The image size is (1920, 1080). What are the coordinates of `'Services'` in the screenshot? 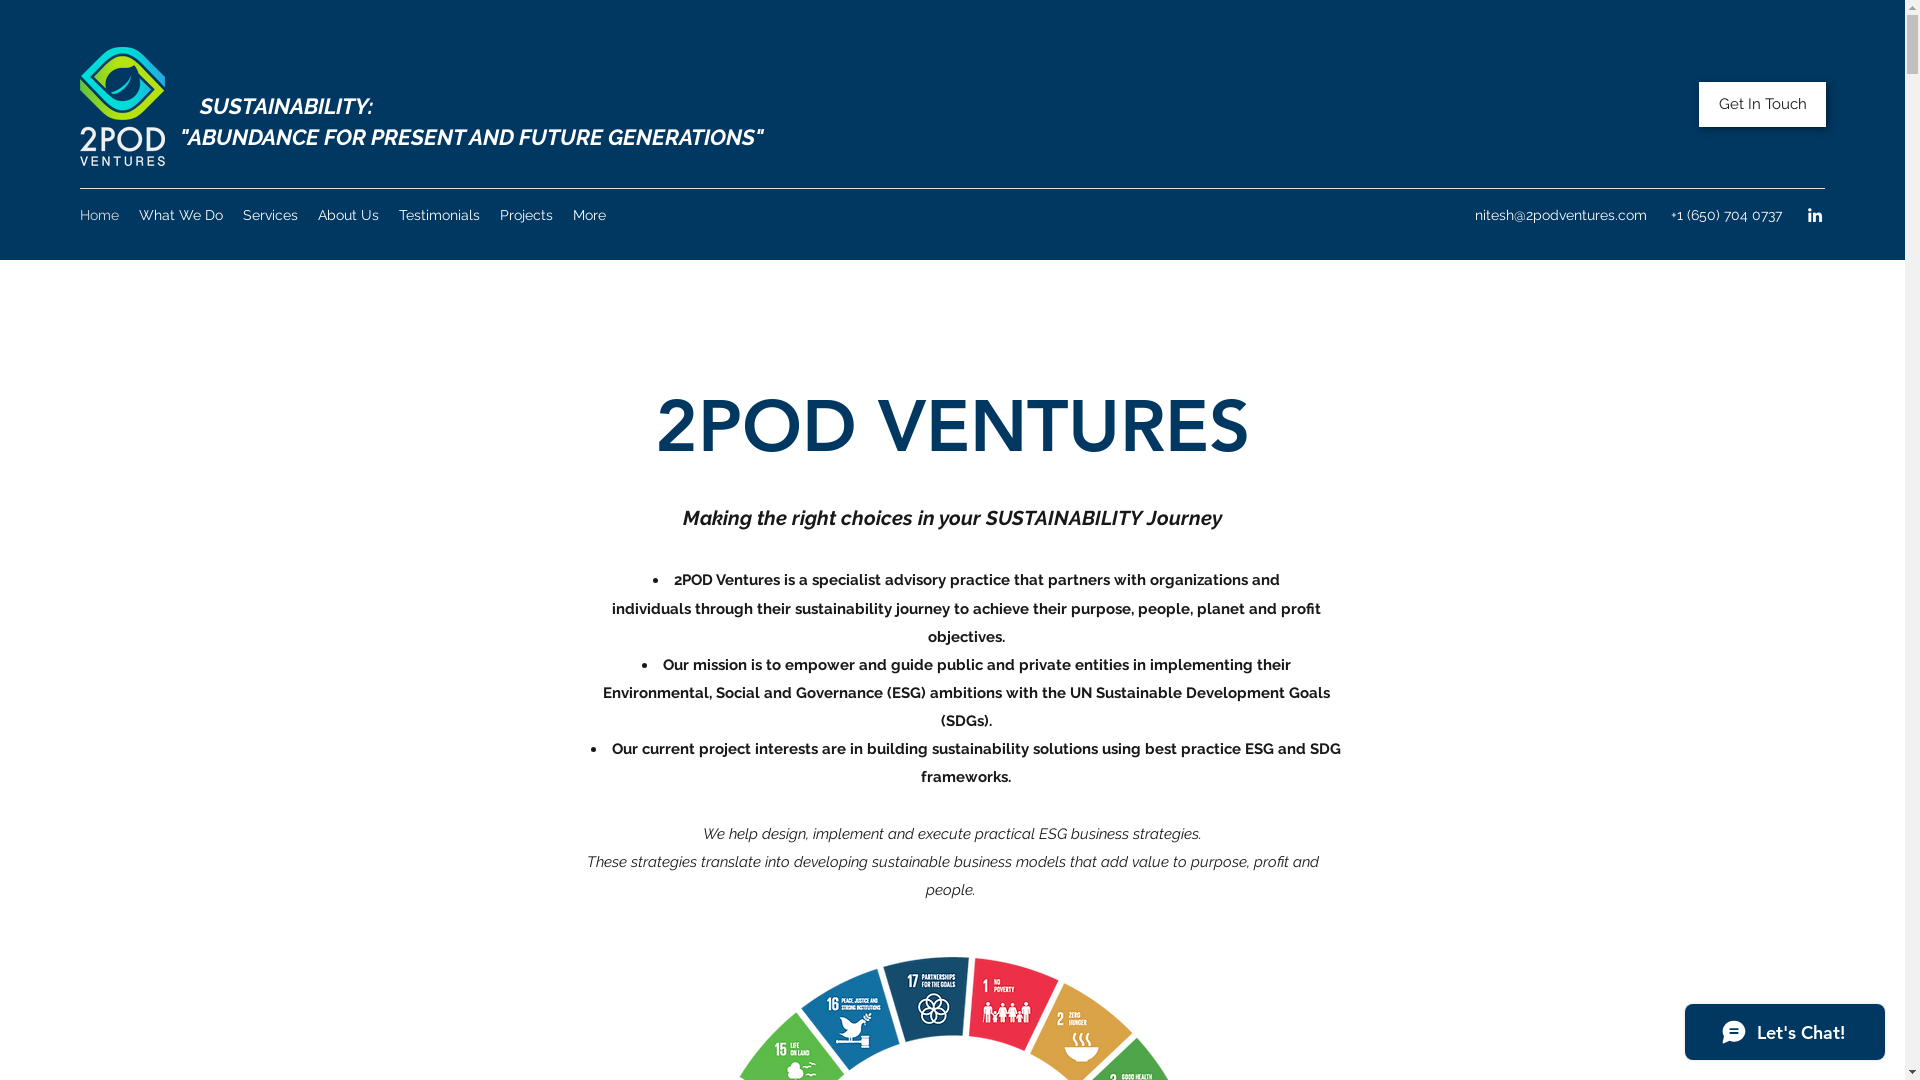 It's located at (269, 215).